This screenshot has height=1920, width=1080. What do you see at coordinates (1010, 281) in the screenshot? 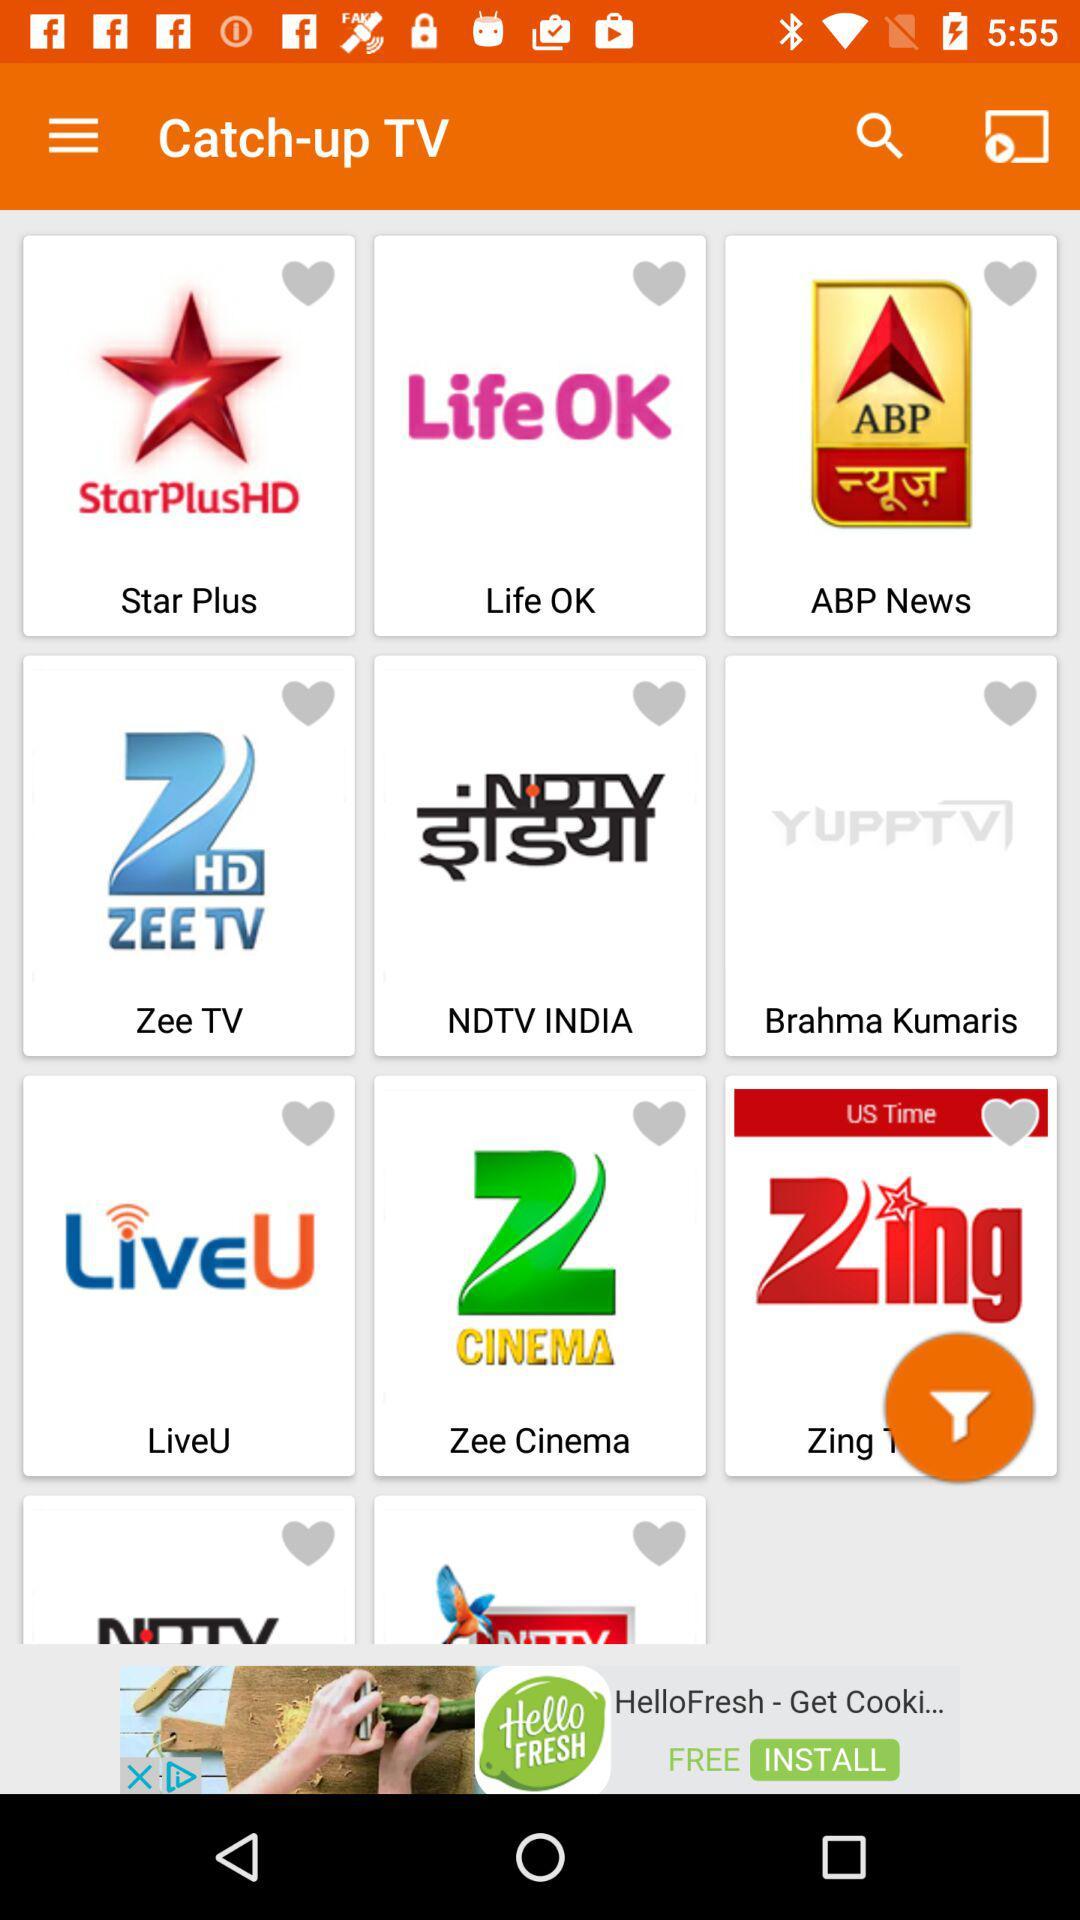
I see `favorite` at bounding box center [1010, 281].